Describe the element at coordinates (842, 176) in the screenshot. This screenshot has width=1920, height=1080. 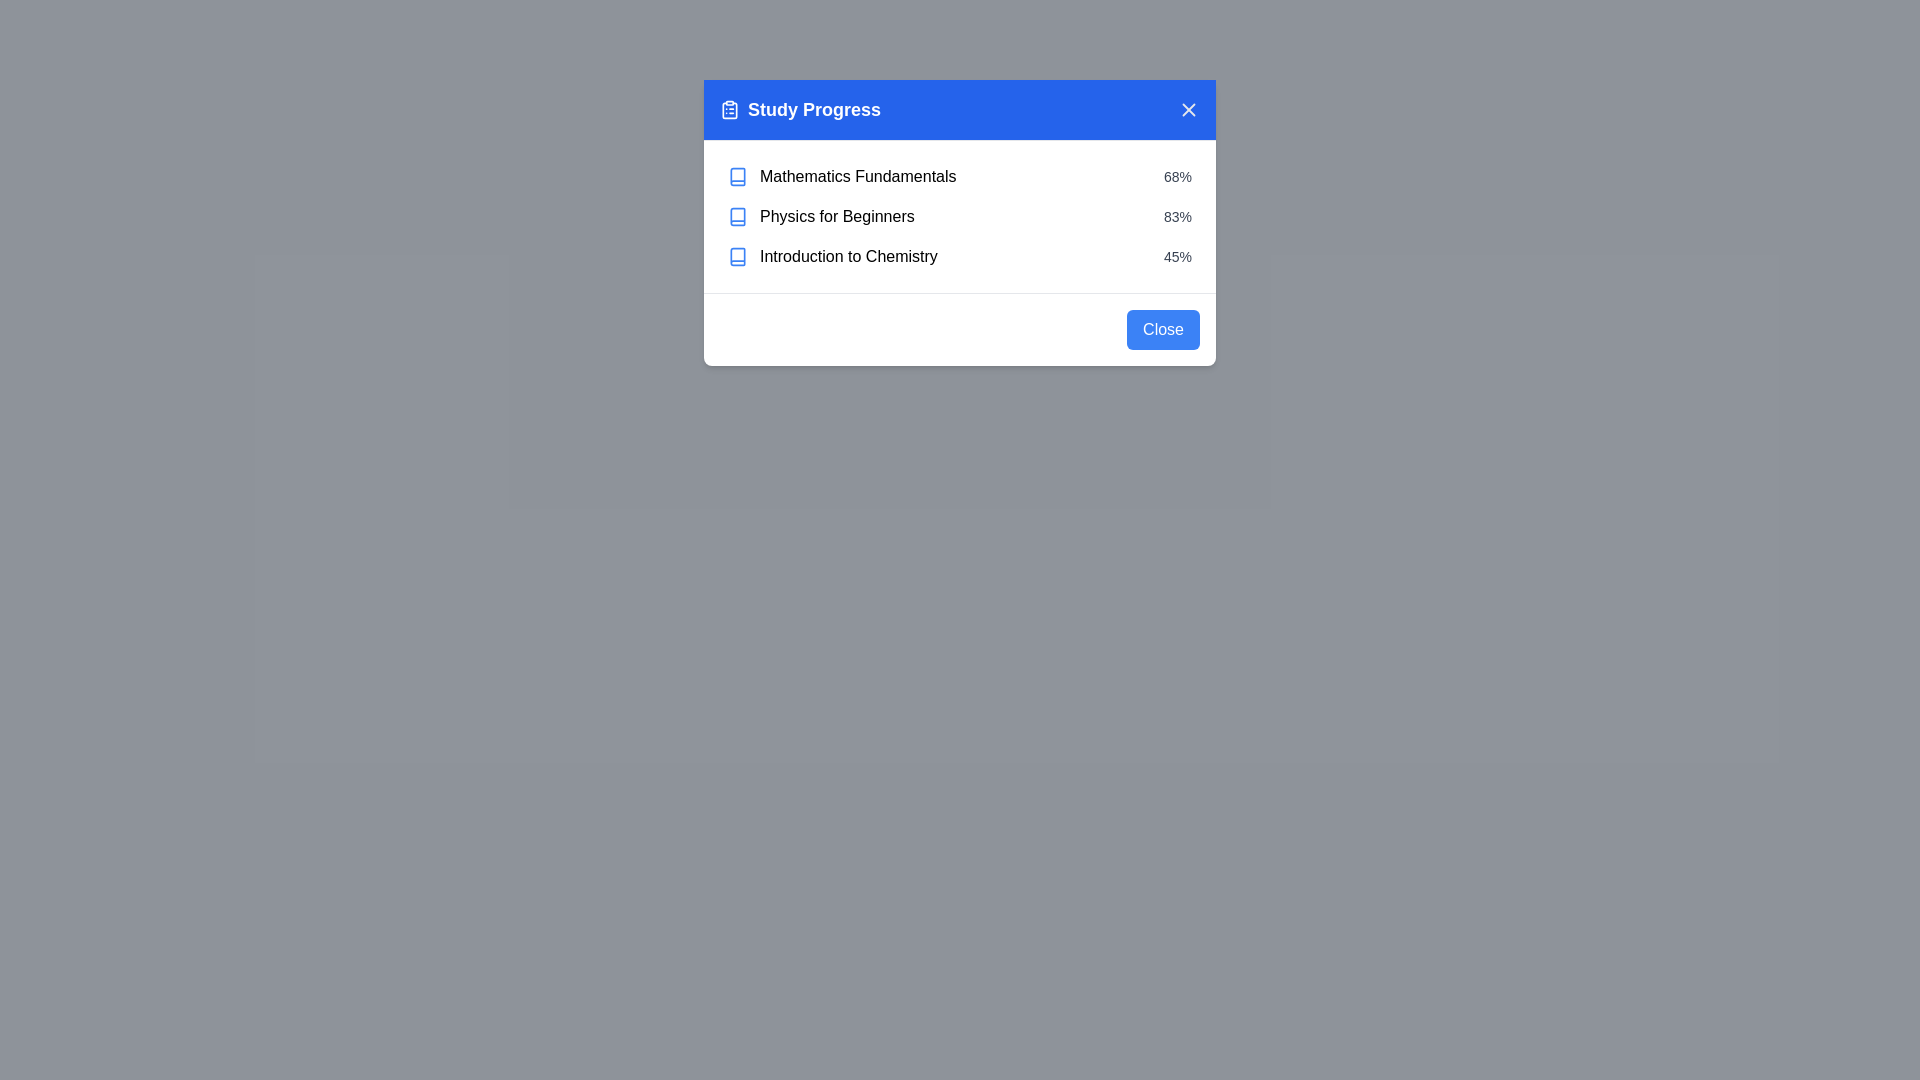
I see `the 'Mathematics Fundamentals' label which is styled with bold black font and positioned next to a blue outlined book icon, located in the 'Study Progress' modal` at that location.